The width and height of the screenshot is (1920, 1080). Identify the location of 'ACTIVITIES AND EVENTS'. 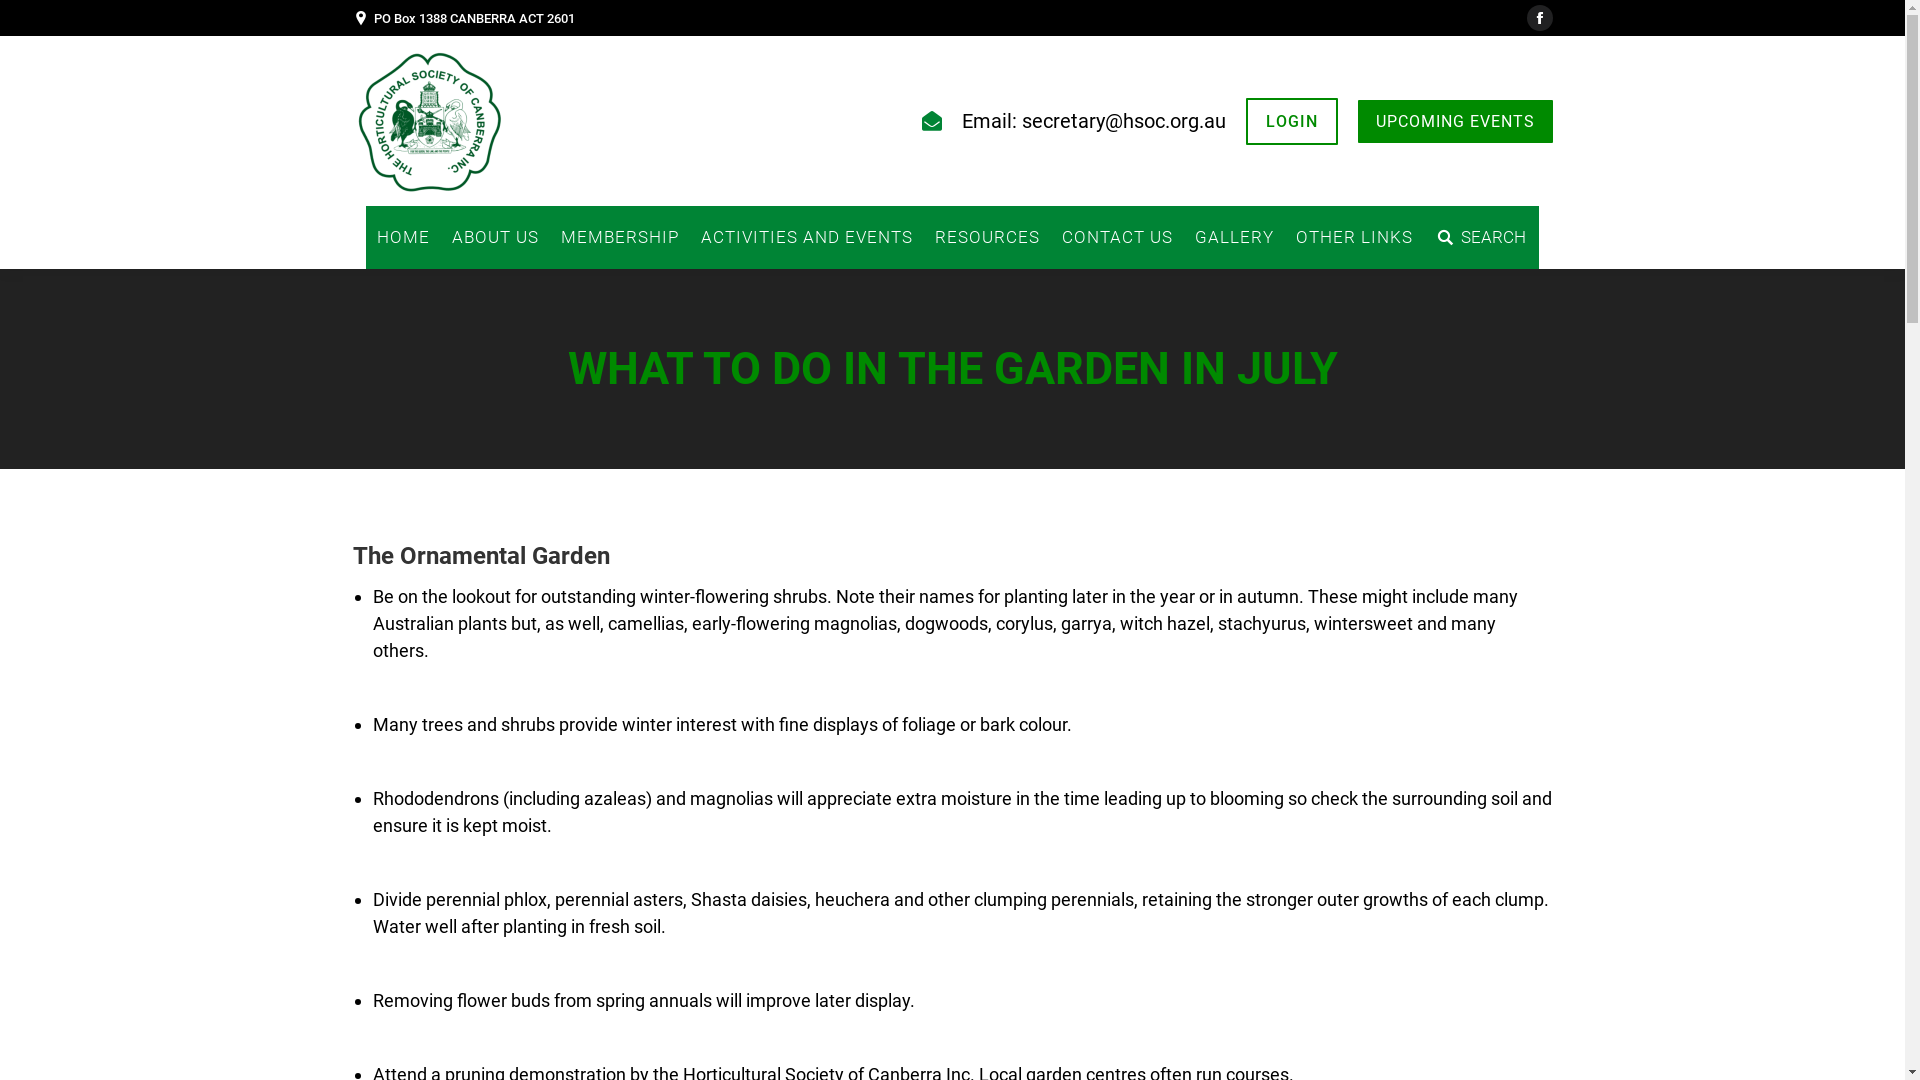
(690, 236).